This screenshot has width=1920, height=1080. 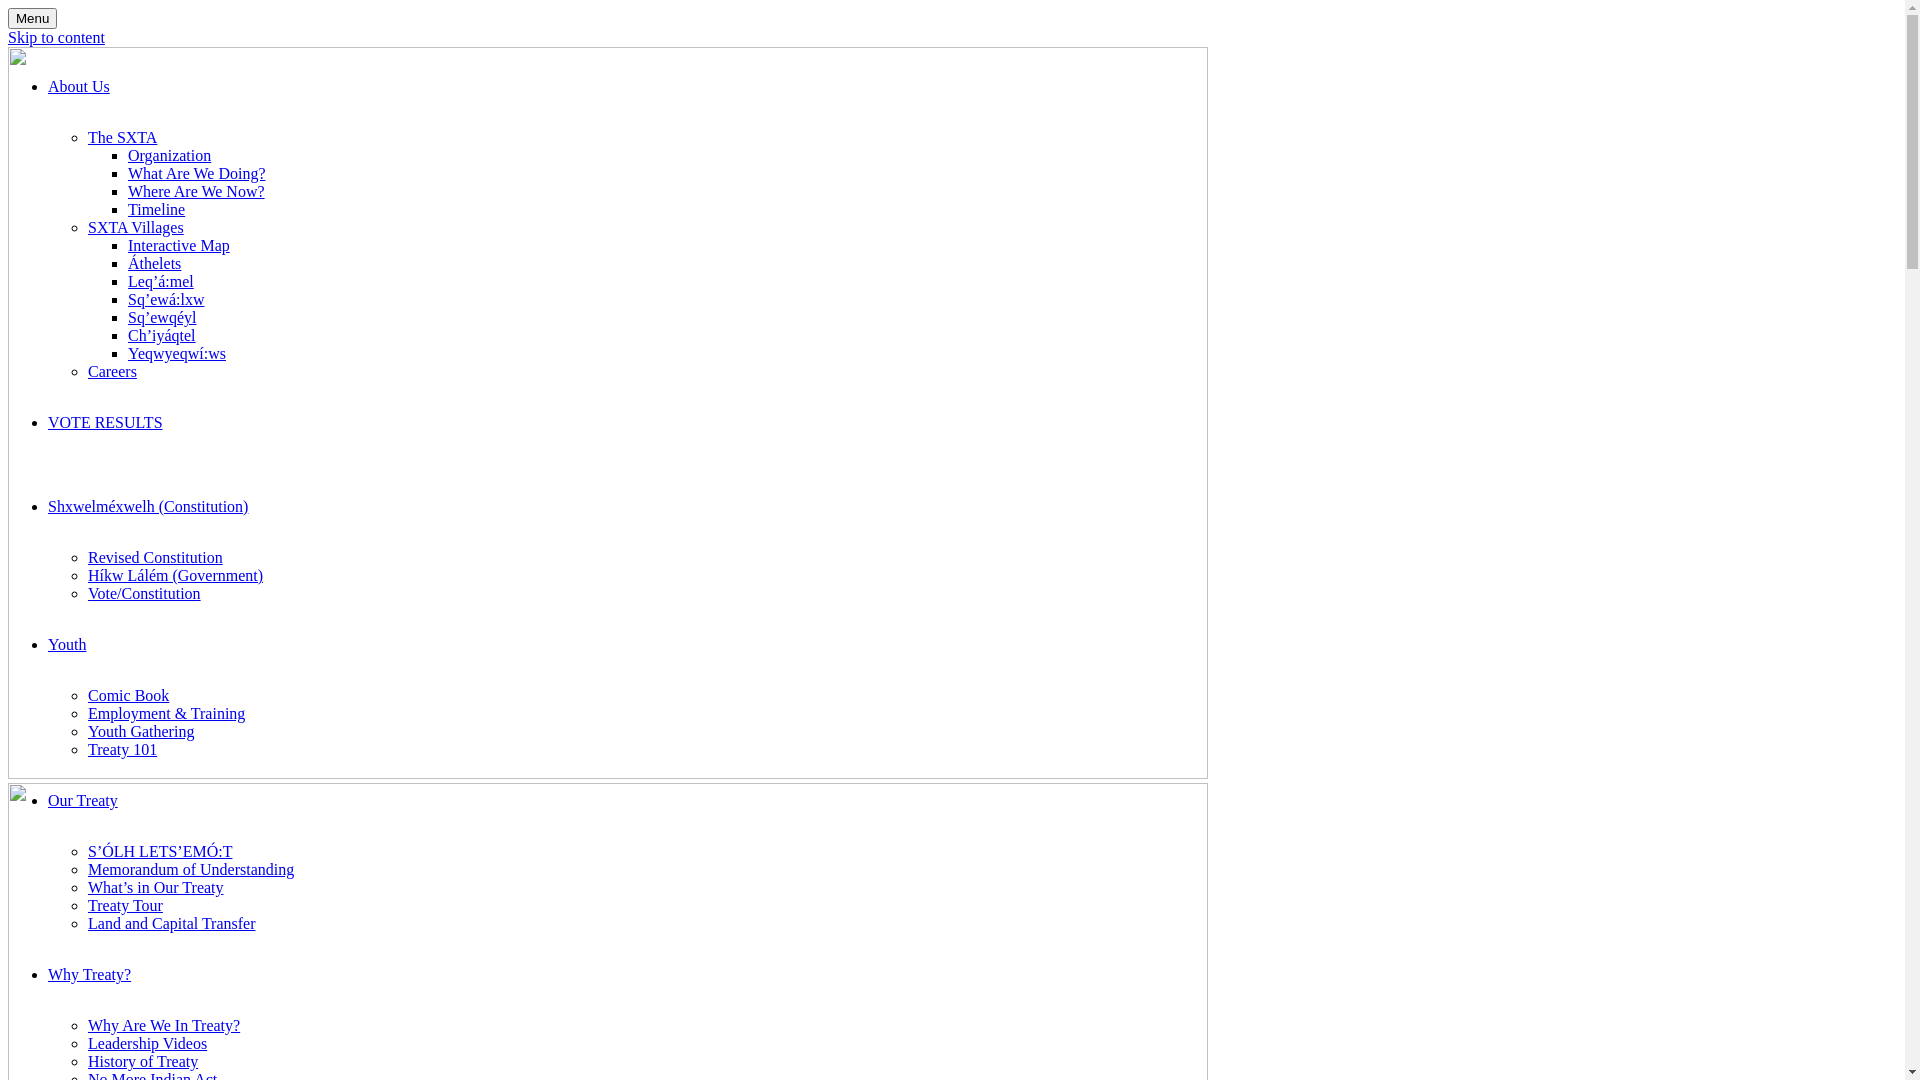 I want to click on 'Interactive Map', so click(x=178, y=244).